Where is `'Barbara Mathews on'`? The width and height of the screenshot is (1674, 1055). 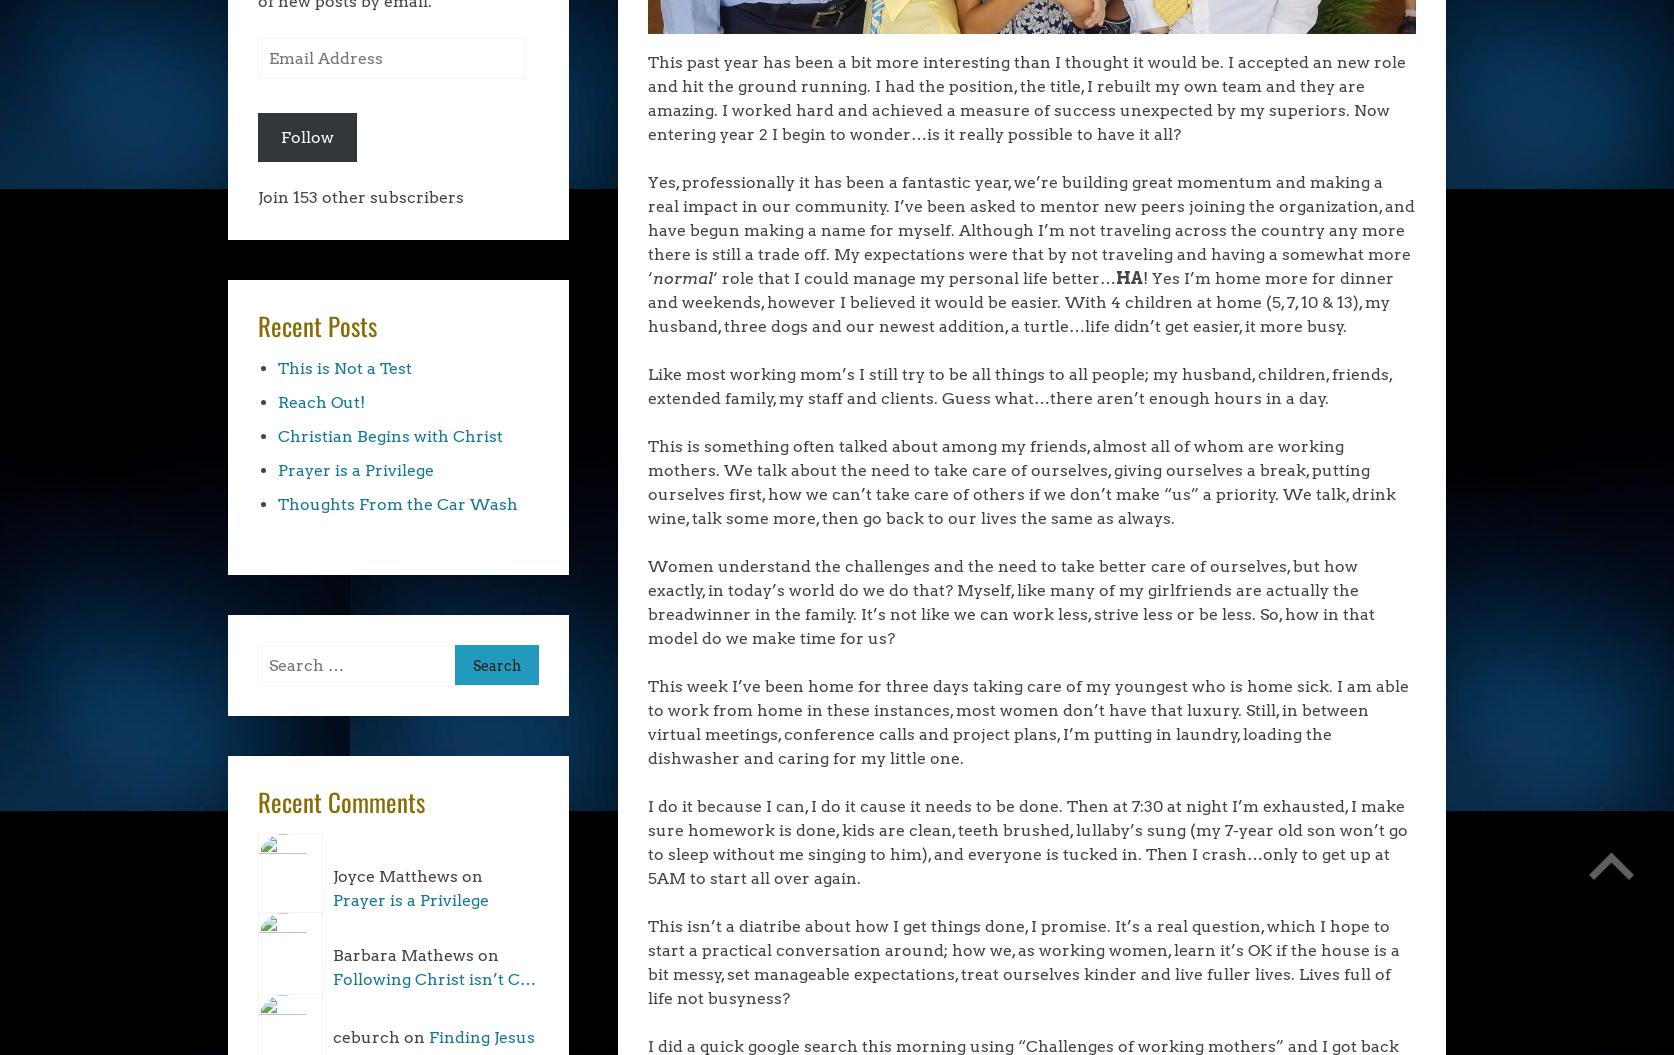 'Barbara Mathews on' is located at coordinates (415, 955).